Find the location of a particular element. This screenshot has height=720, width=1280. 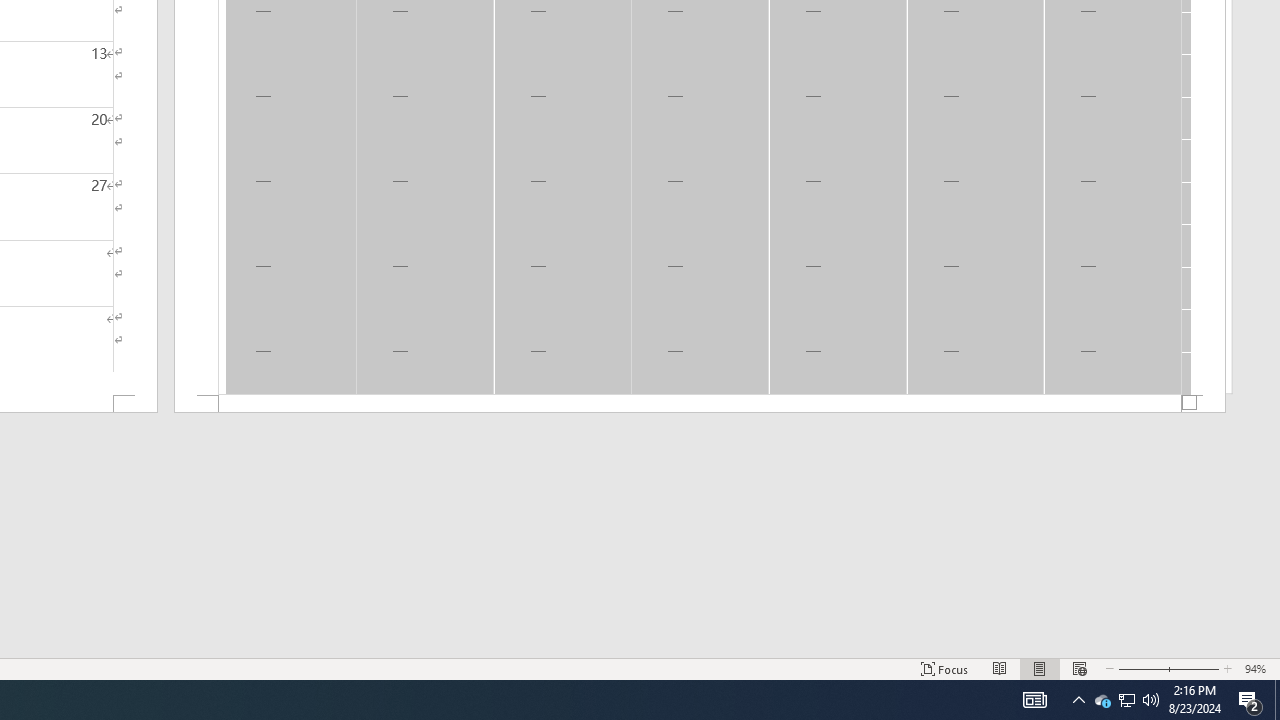

'Web Layout' is located at coordinates (1078, 669).